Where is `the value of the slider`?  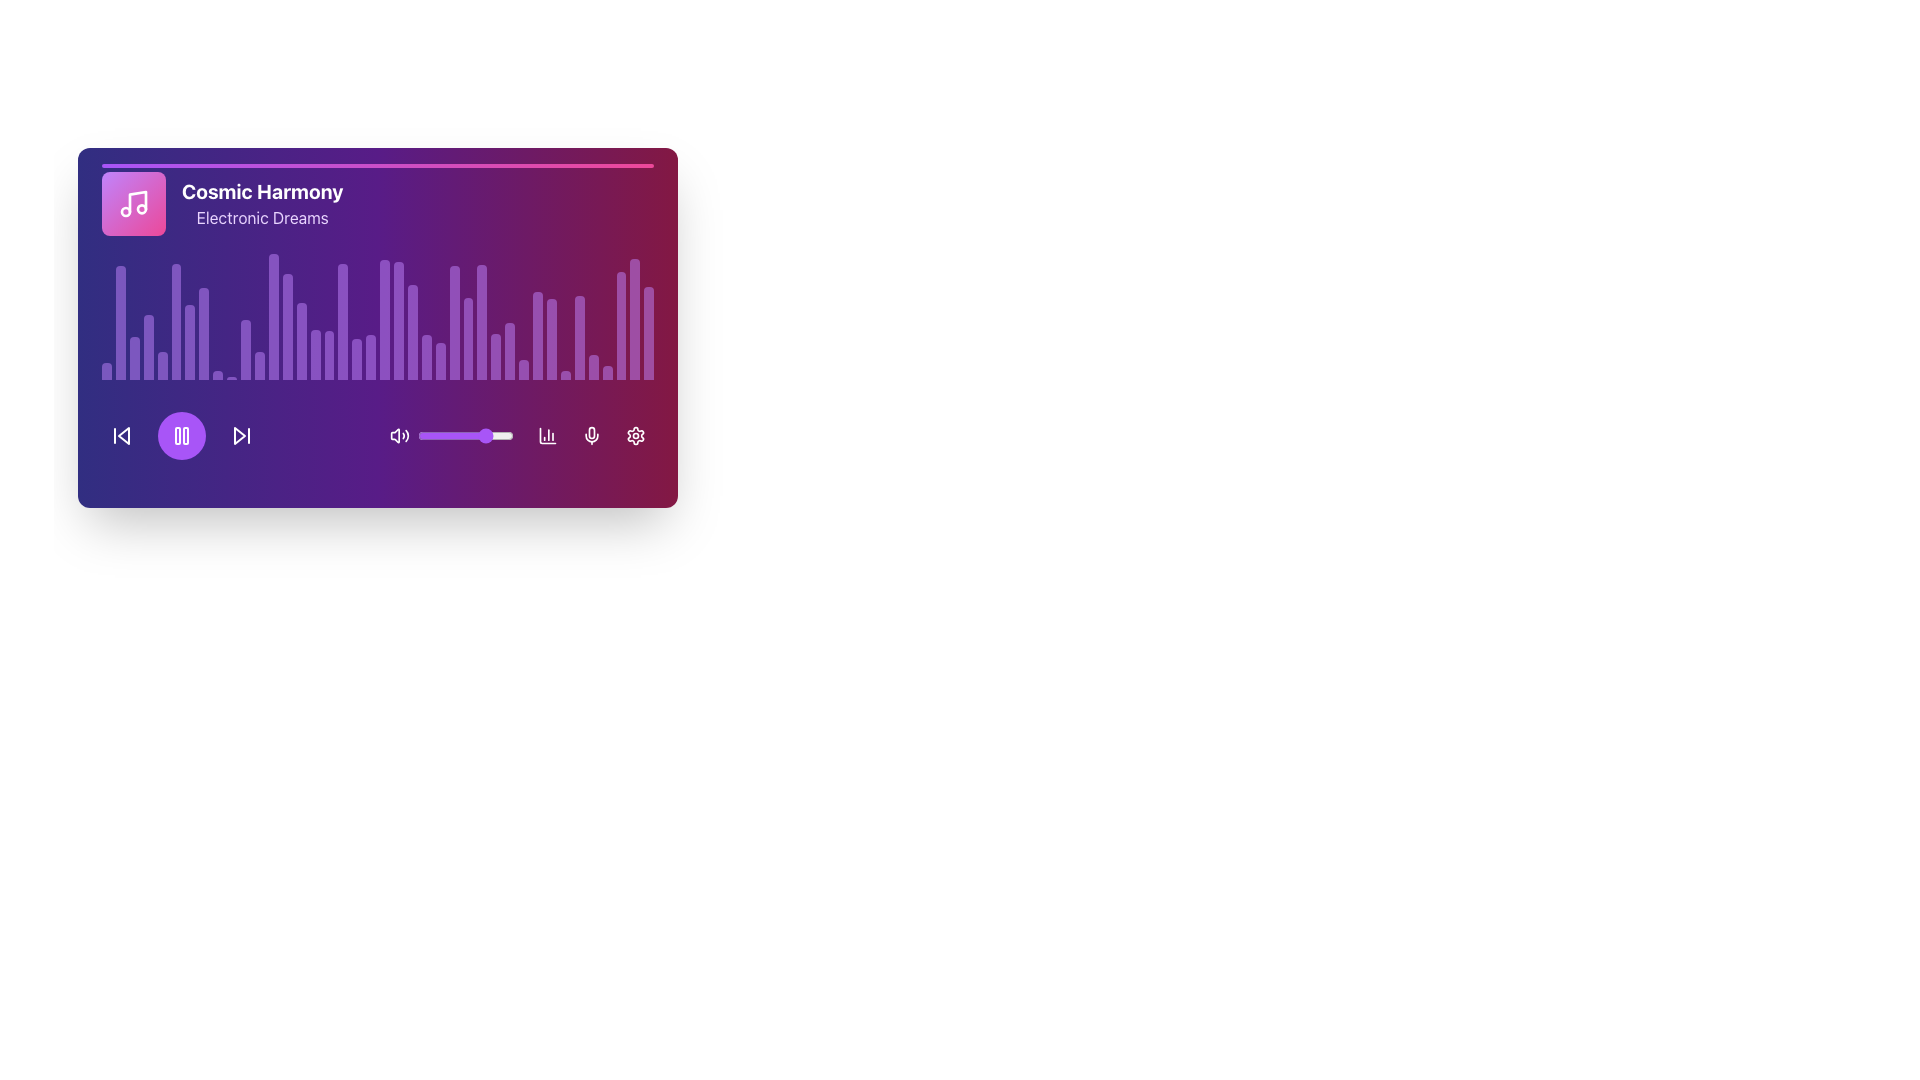 the value of the slider is located at coordinates (485, 434).